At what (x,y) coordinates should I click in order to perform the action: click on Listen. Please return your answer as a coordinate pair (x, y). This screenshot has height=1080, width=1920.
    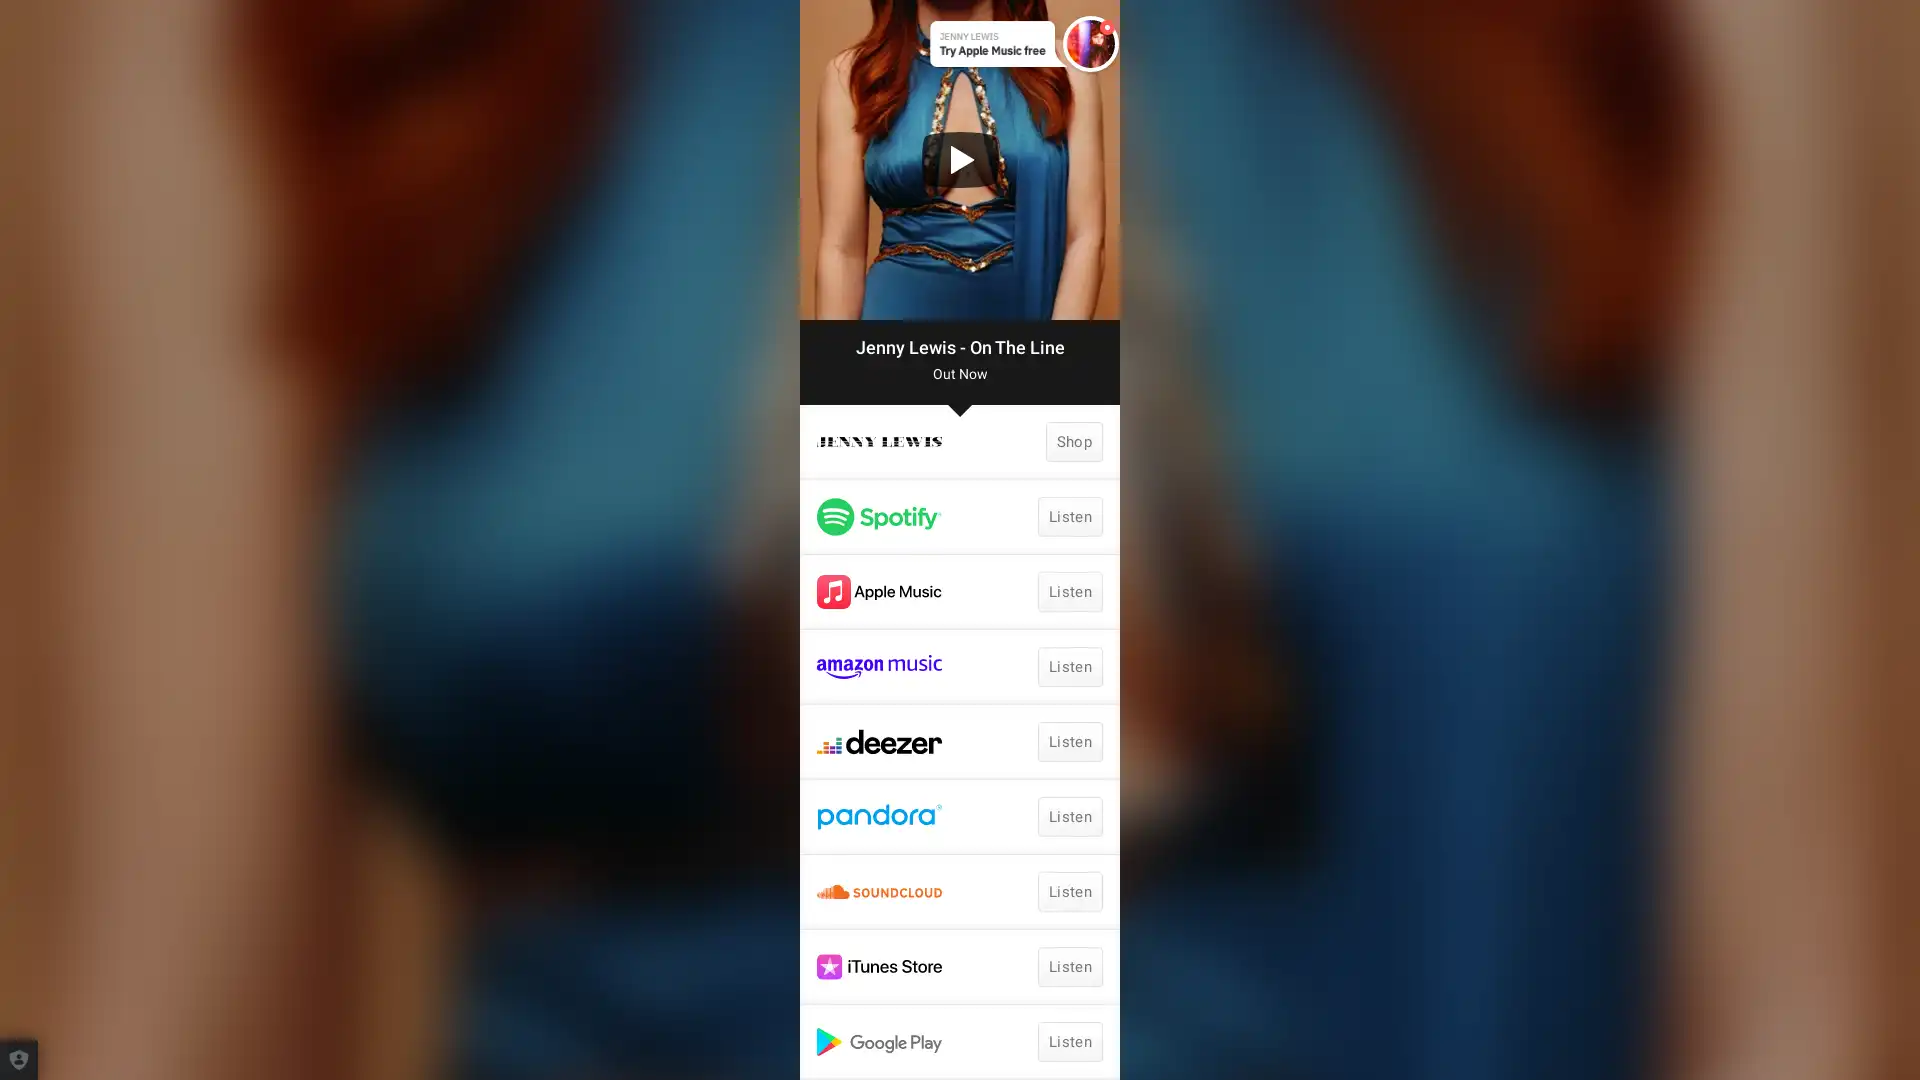
    Looking at the image, I should click on (1069, 590).